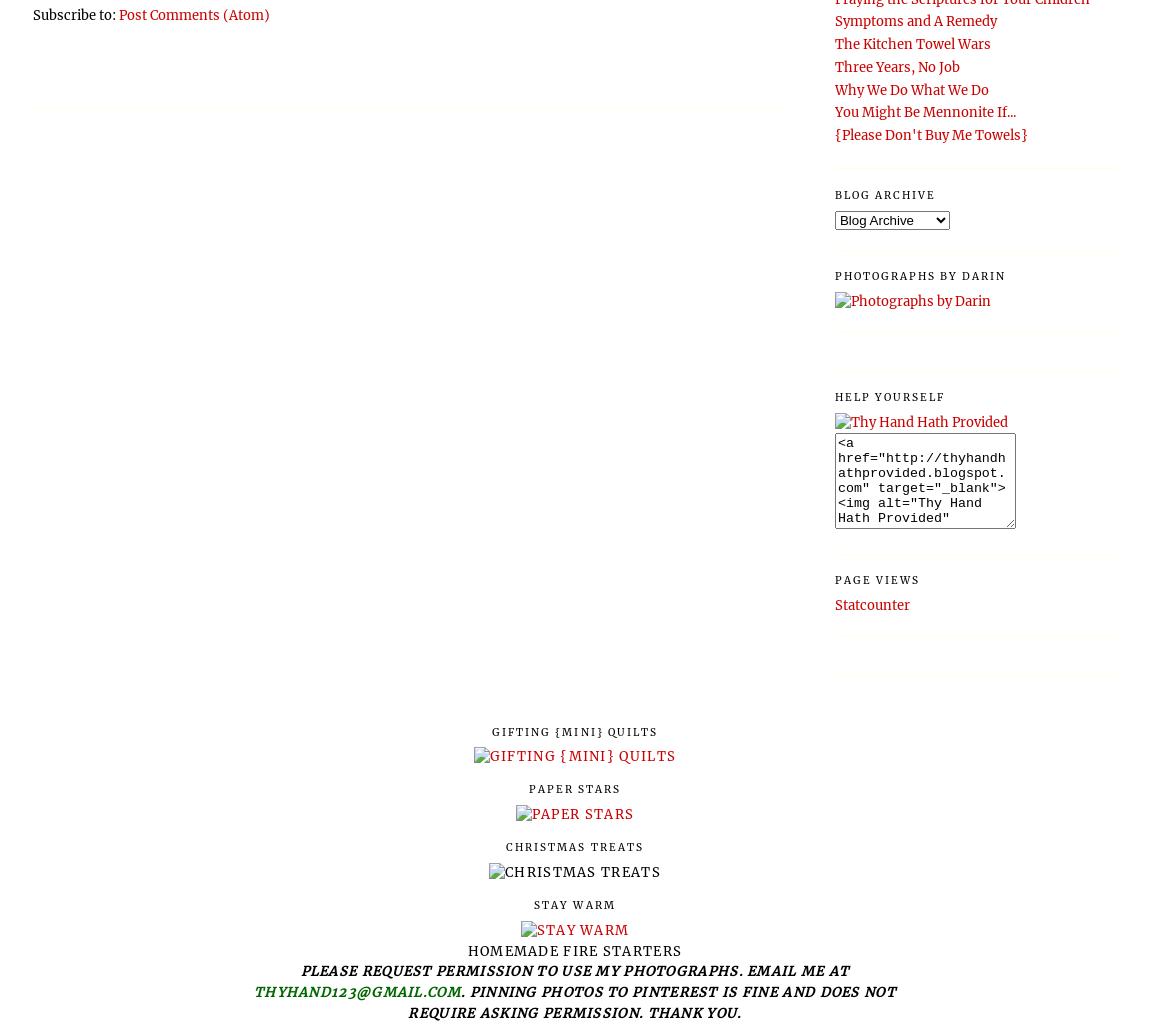 The image size is (1150, 1033). Describe the element at coordinates (574, 731) in the screenshot. I see `'Gifting {Mini} Quilts'` at that location.